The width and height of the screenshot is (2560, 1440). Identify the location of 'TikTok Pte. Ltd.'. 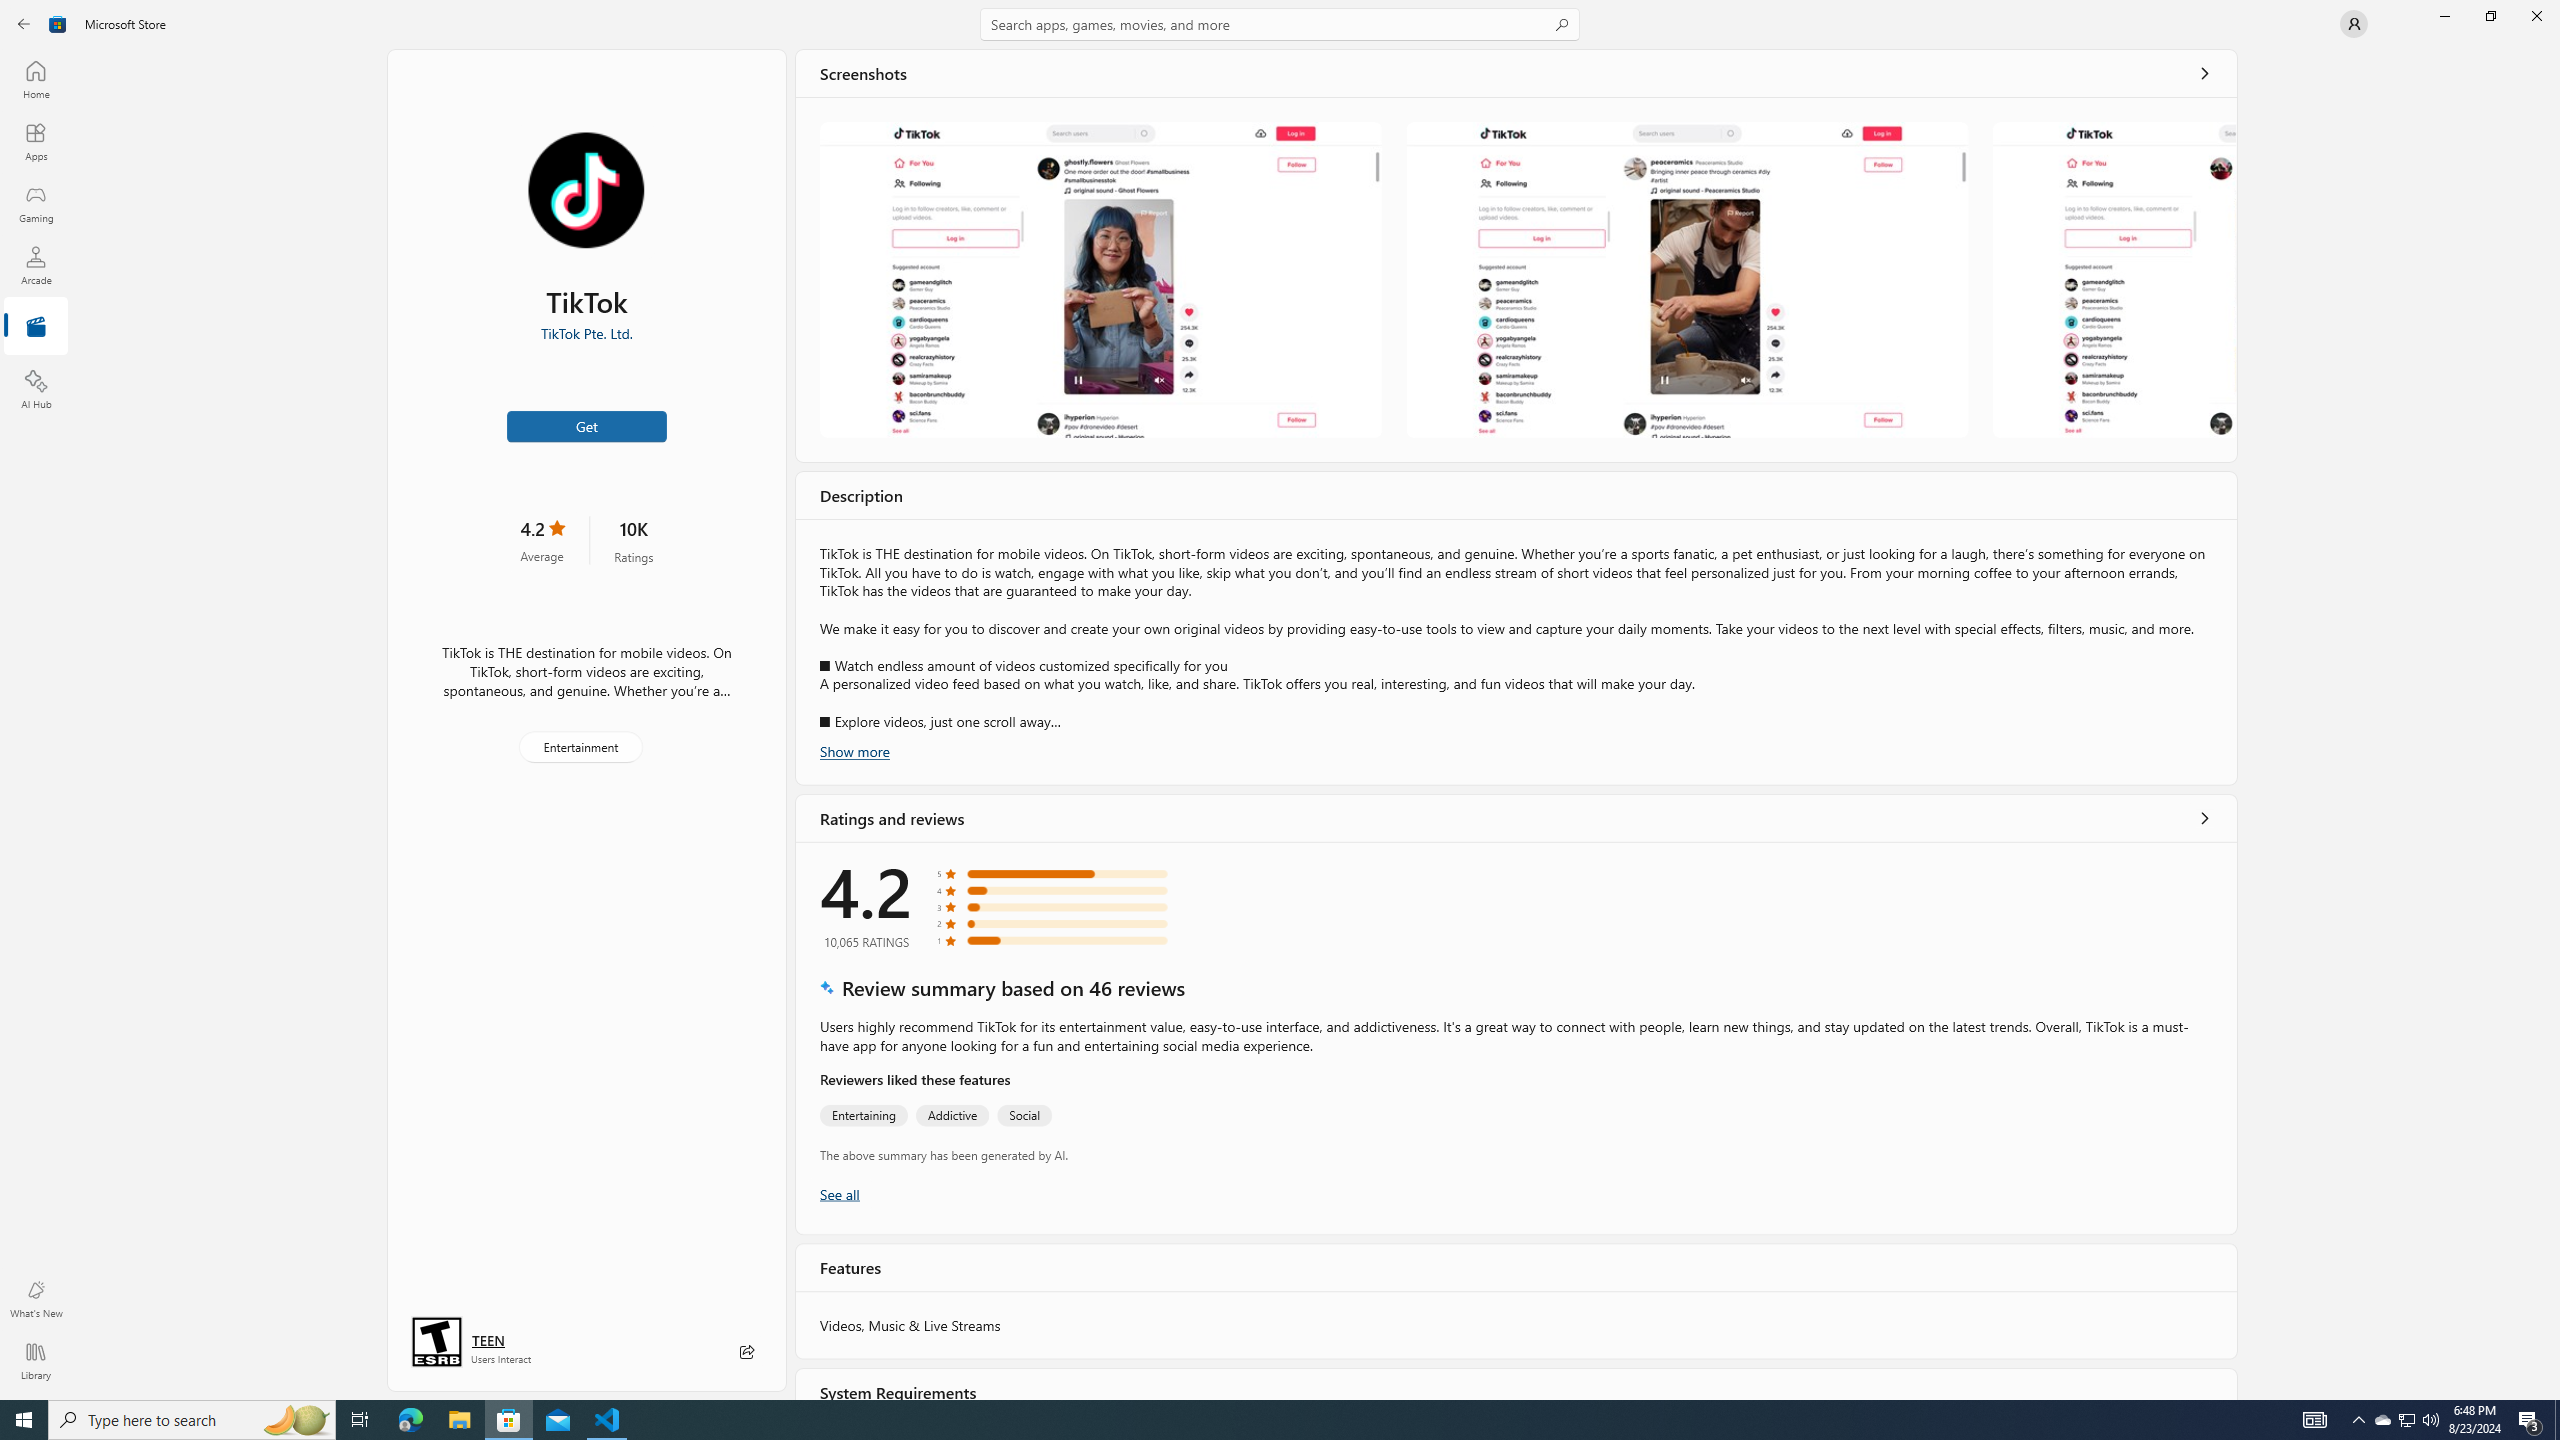
(586, 333).